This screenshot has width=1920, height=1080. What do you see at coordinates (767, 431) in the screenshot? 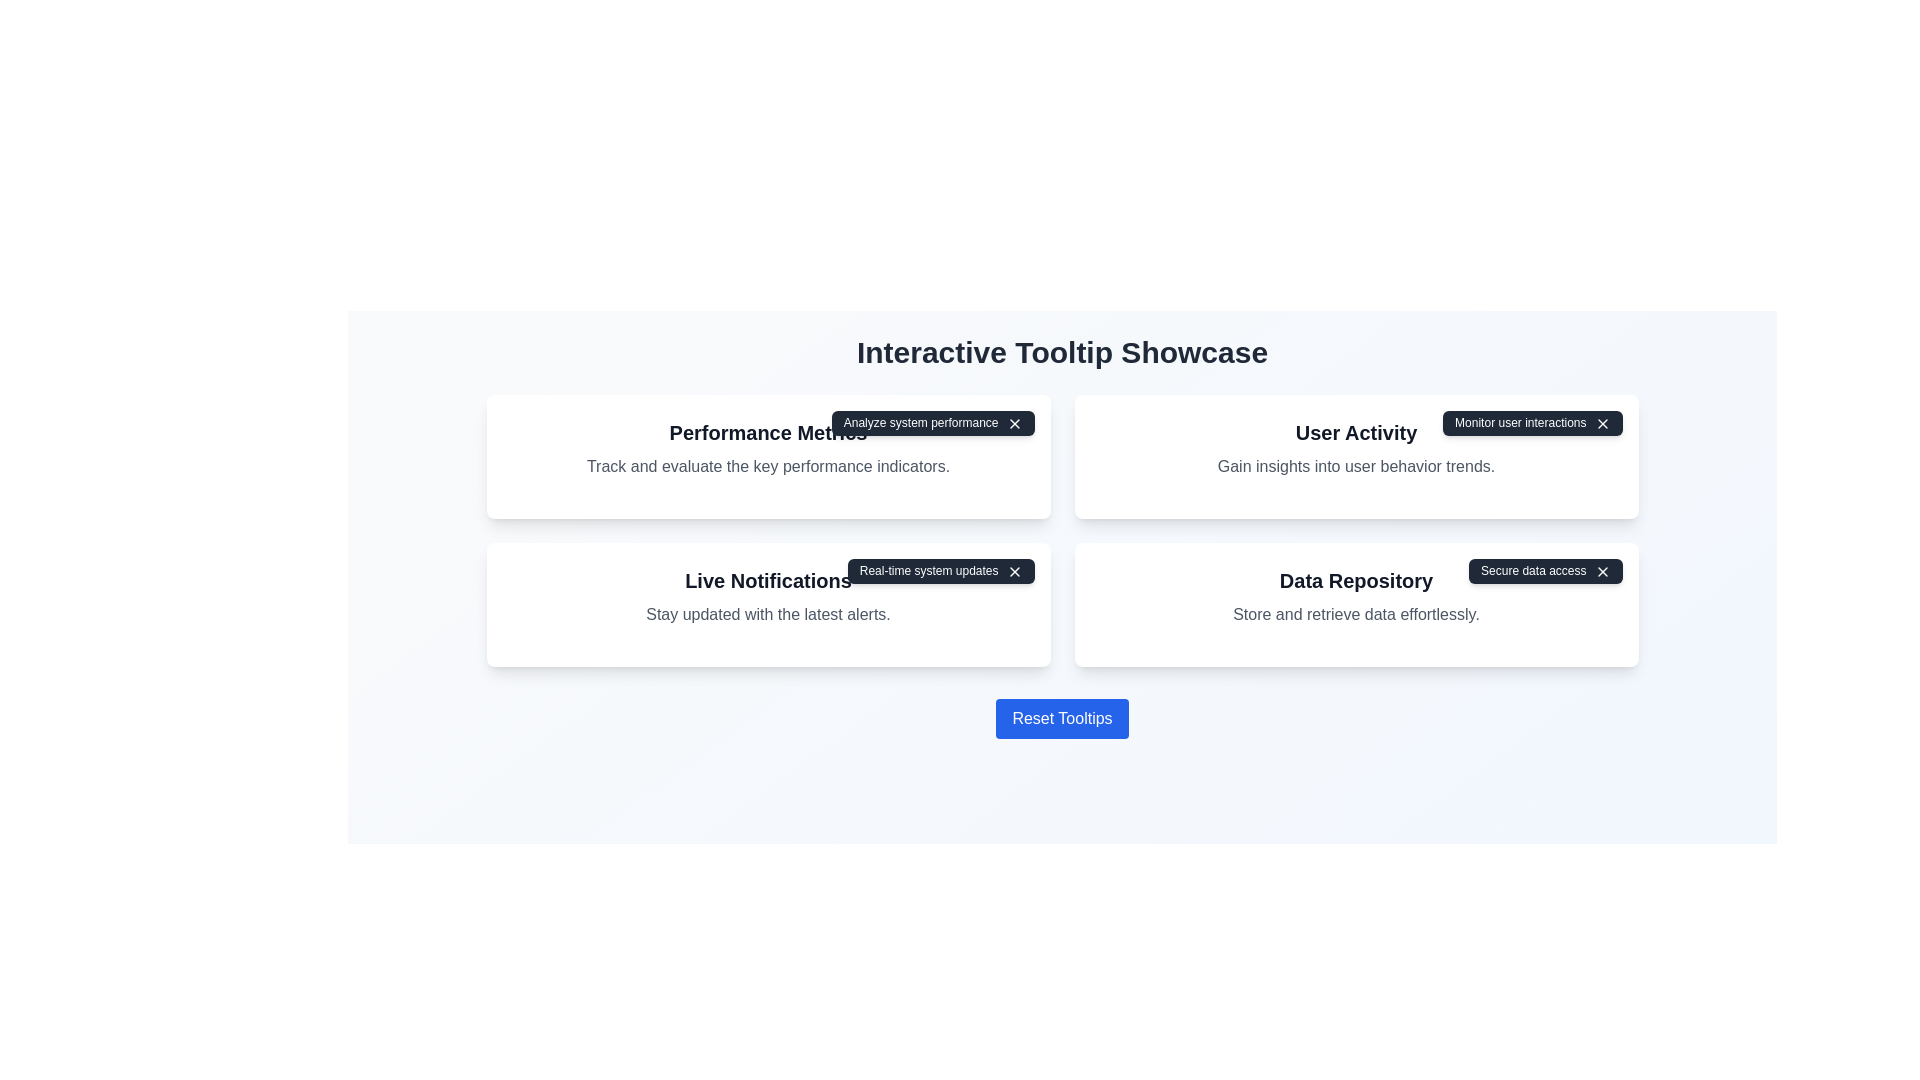
I see `the bold, large black text 'Performance Metrics' located in the top half of the left card with rounded corners` at bounding box center [767, 431].